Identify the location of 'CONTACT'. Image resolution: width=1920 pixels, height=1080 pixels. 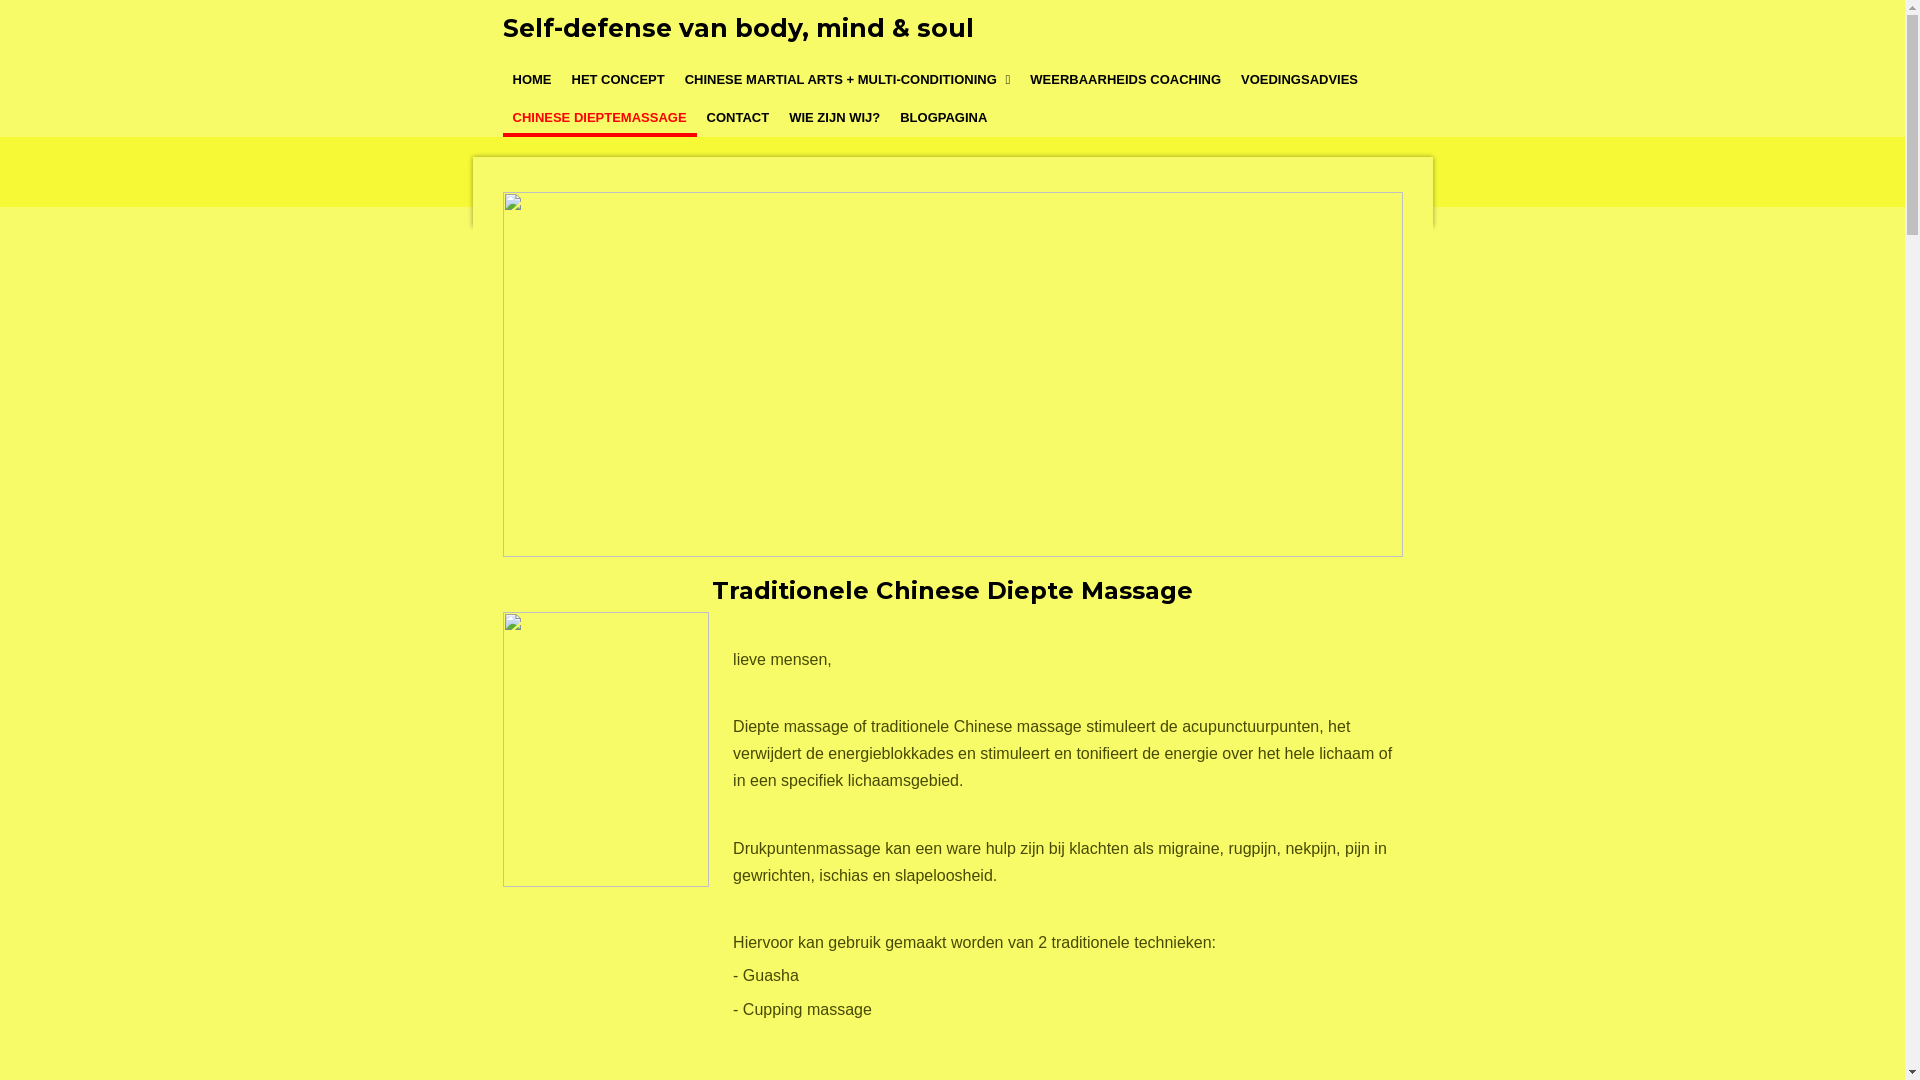
(696, 118).